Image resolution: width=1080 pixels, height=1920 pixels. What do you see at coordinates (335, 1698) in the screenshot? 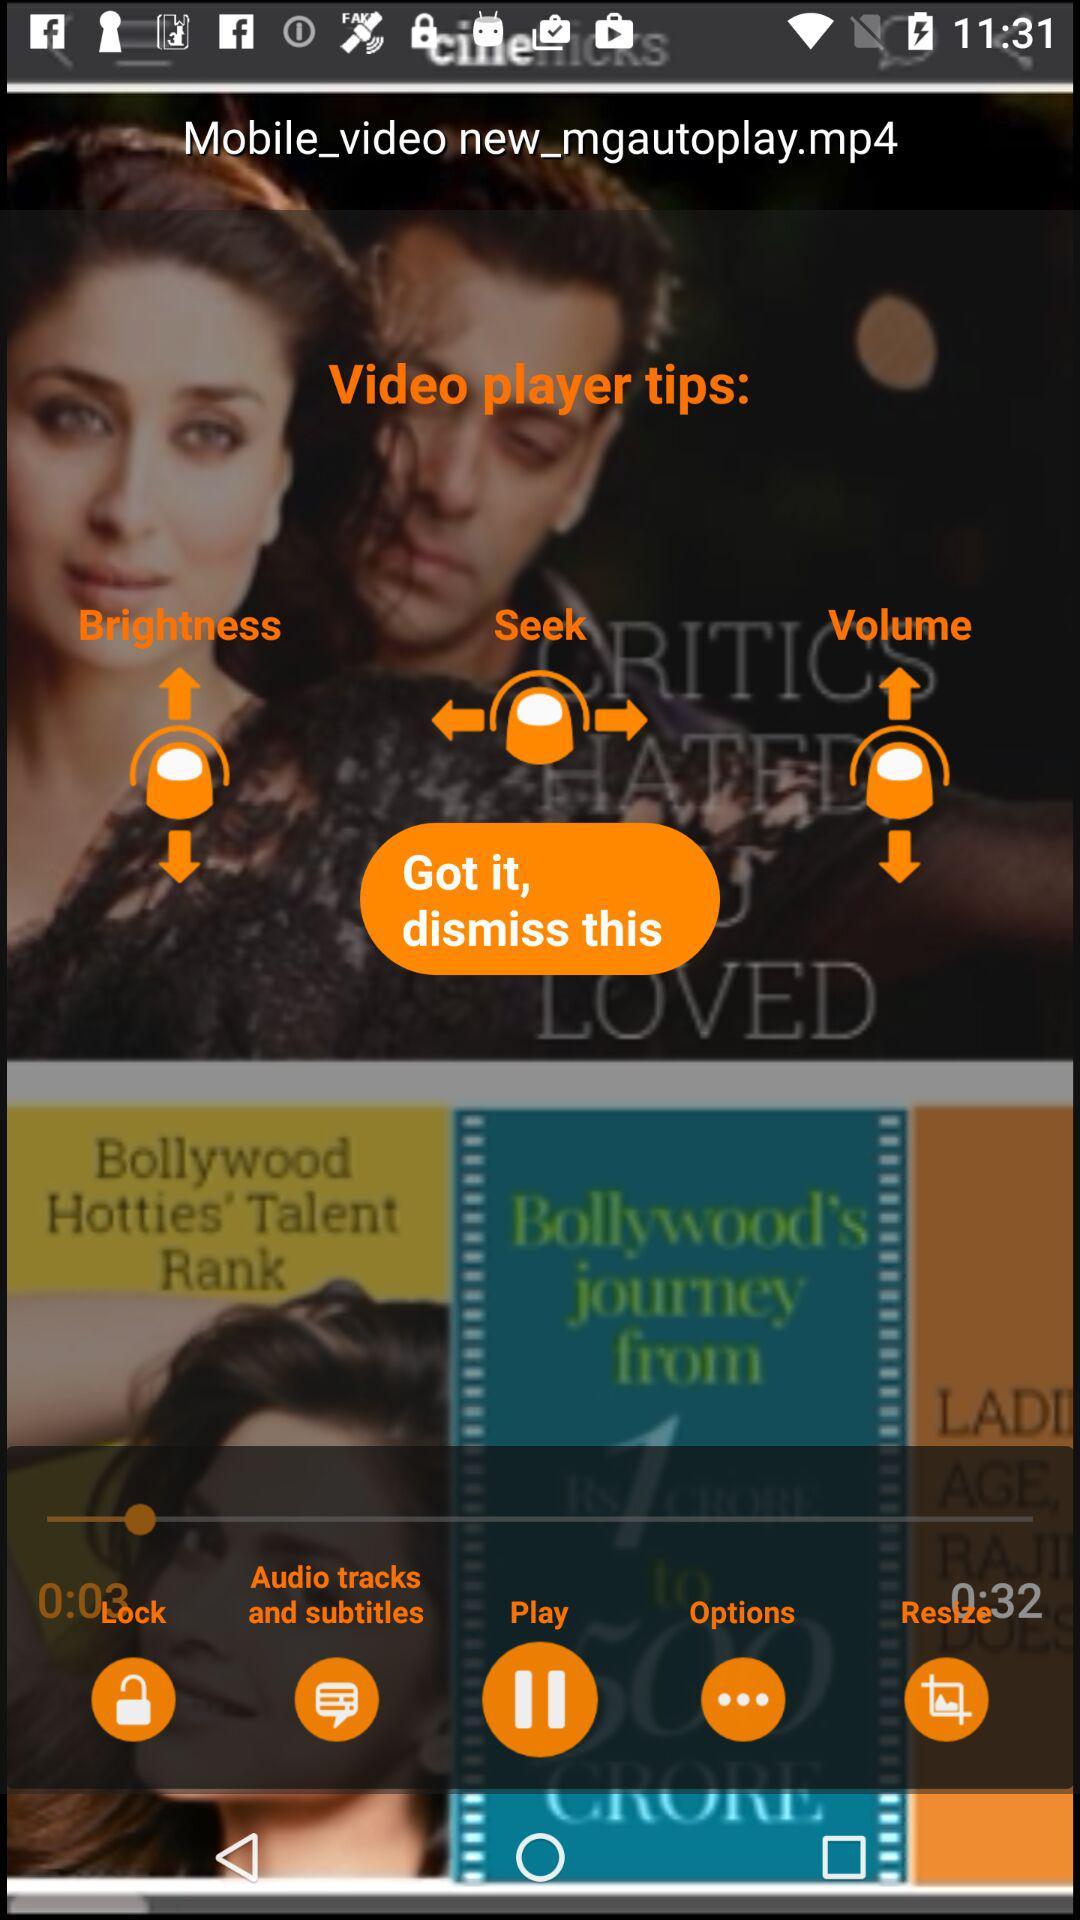
I see `audio tracks and subtitles option` at bounding box center [335, 1698].